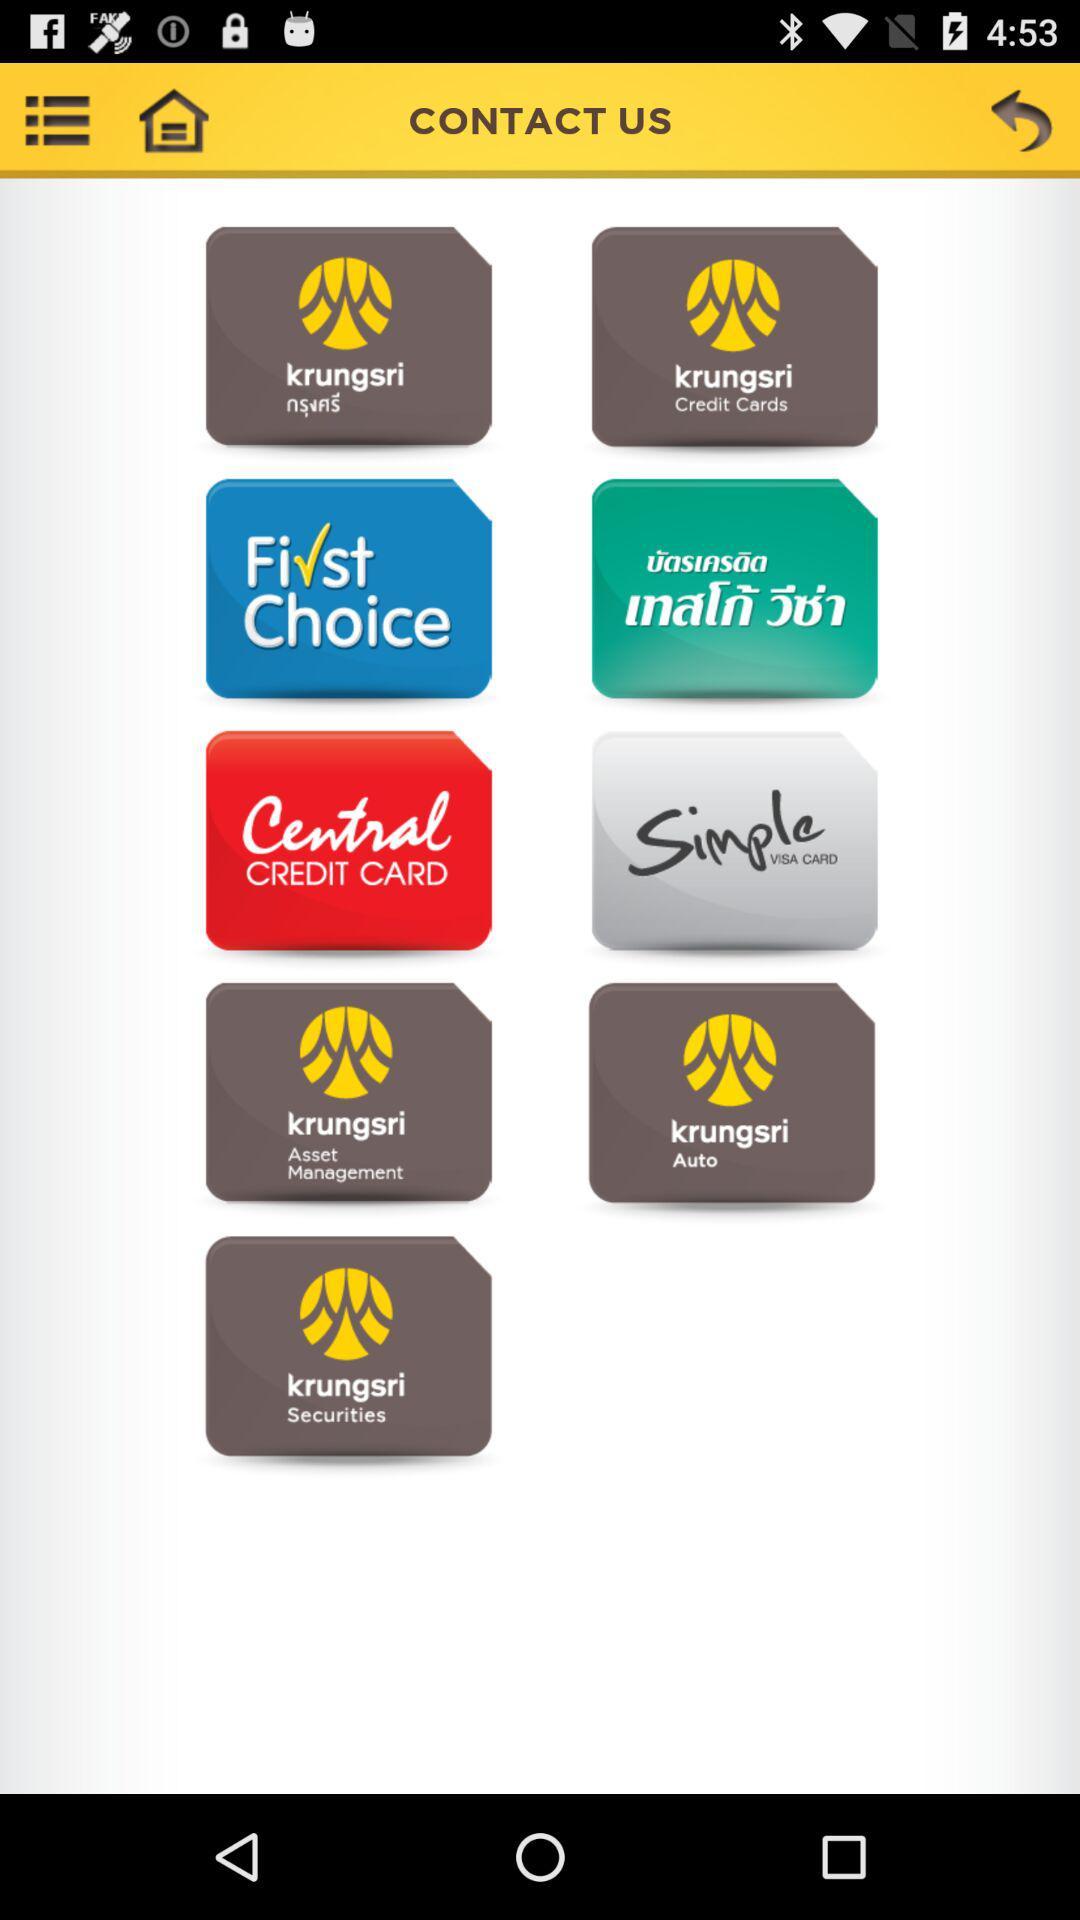 Image resolution: width=1080 pixels, height=1920 pixels. I want to click on button for going back home, so click(172, 119).